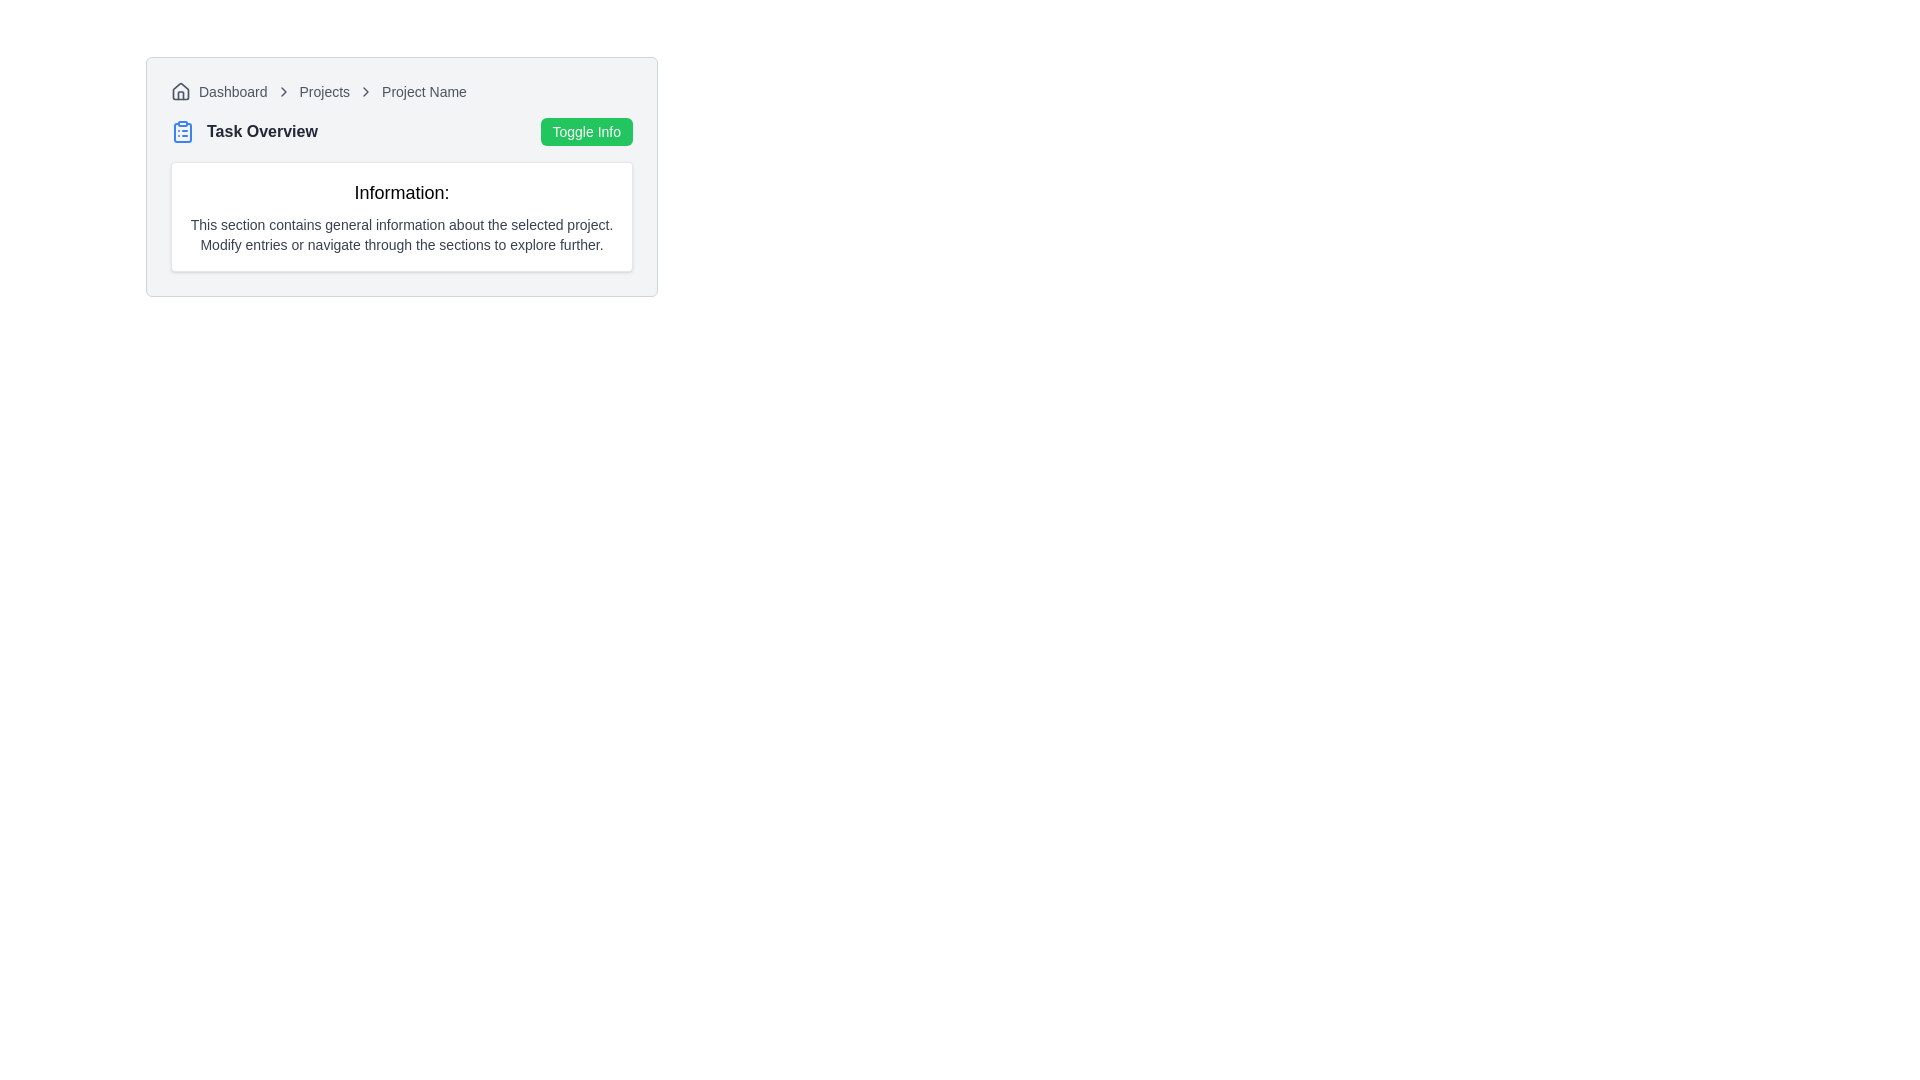 Image resolution: width=1920 pixels, height=1080 pixels. Describe the element at coordinates (366, 92) in the screenshot. I see `the third chevron icon in the breadcrumb navigation, which separates 'Projects' and 'Project Name'` at that location.